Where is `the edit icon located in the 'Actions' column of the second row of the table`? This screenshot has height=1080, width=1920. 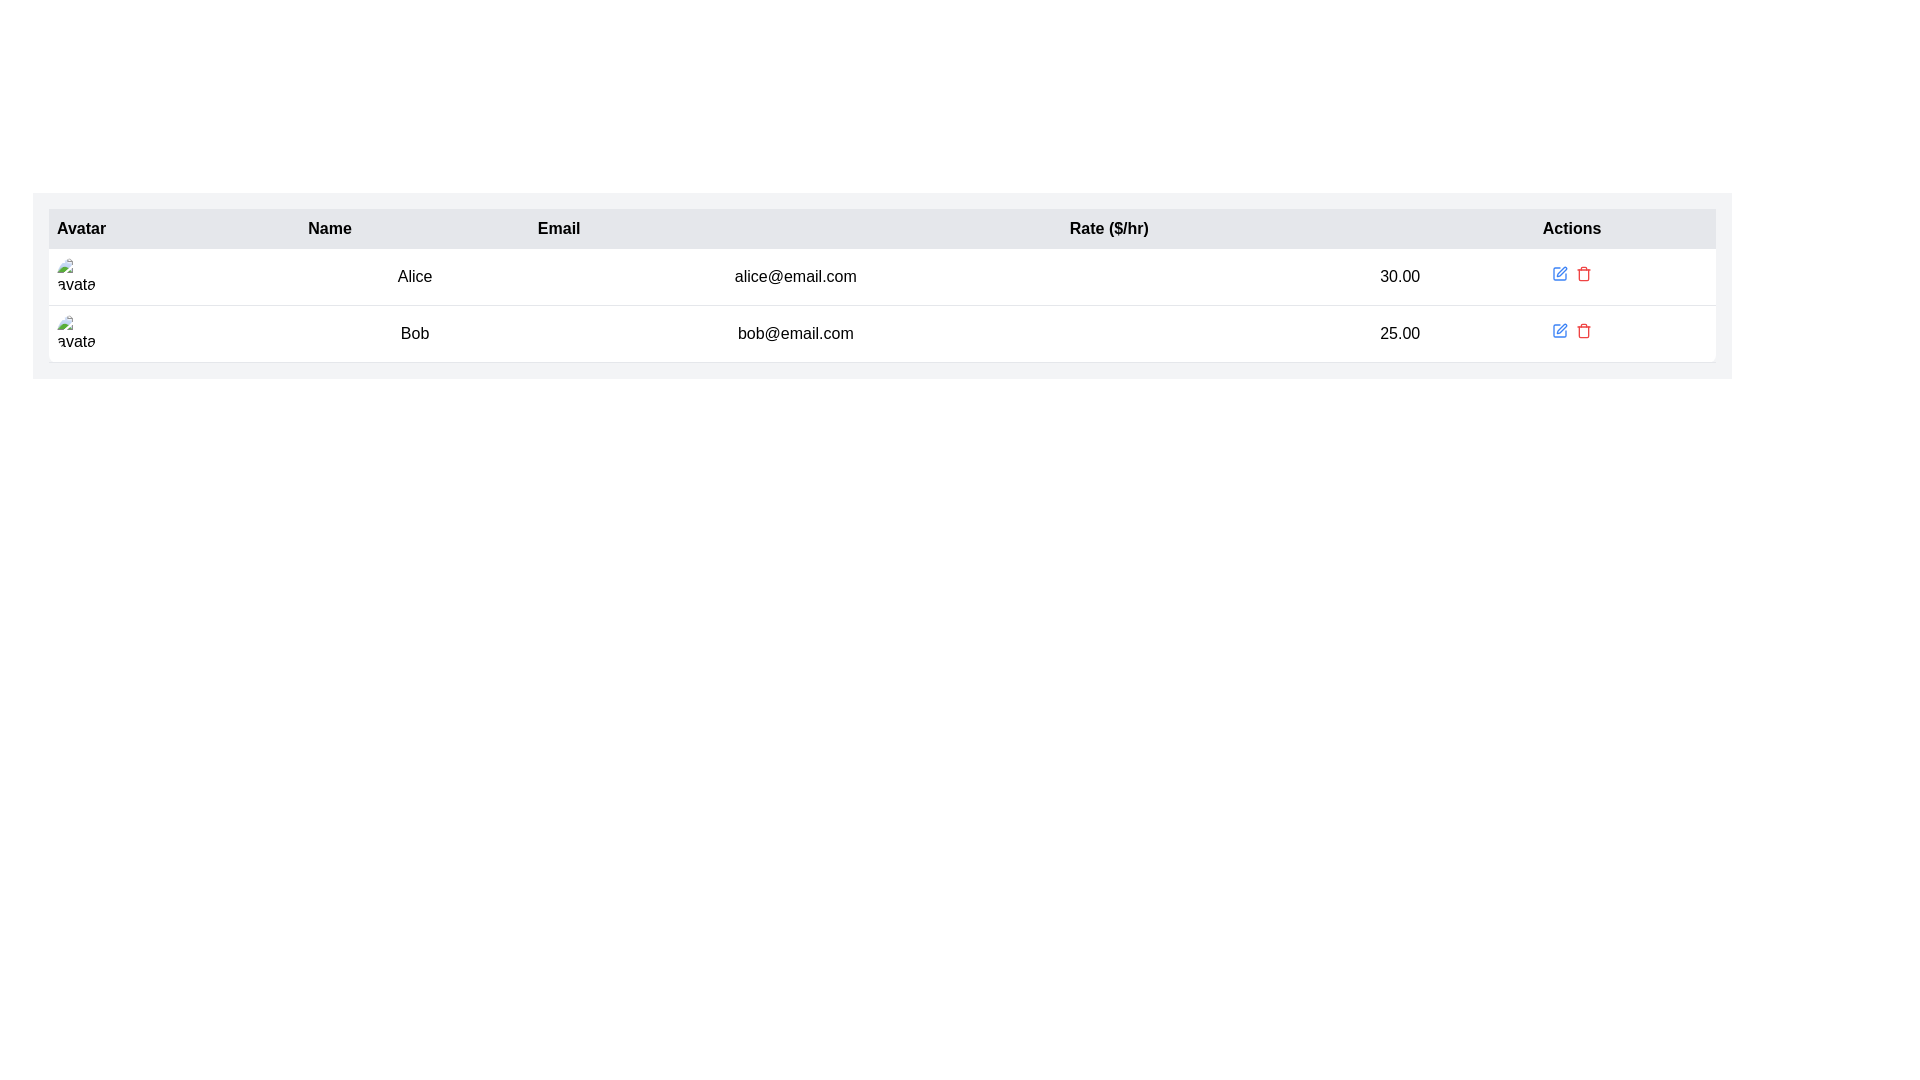
the edit icon located in the 'Actions' column of the second row of the table is located at coordinates (1559, 330).